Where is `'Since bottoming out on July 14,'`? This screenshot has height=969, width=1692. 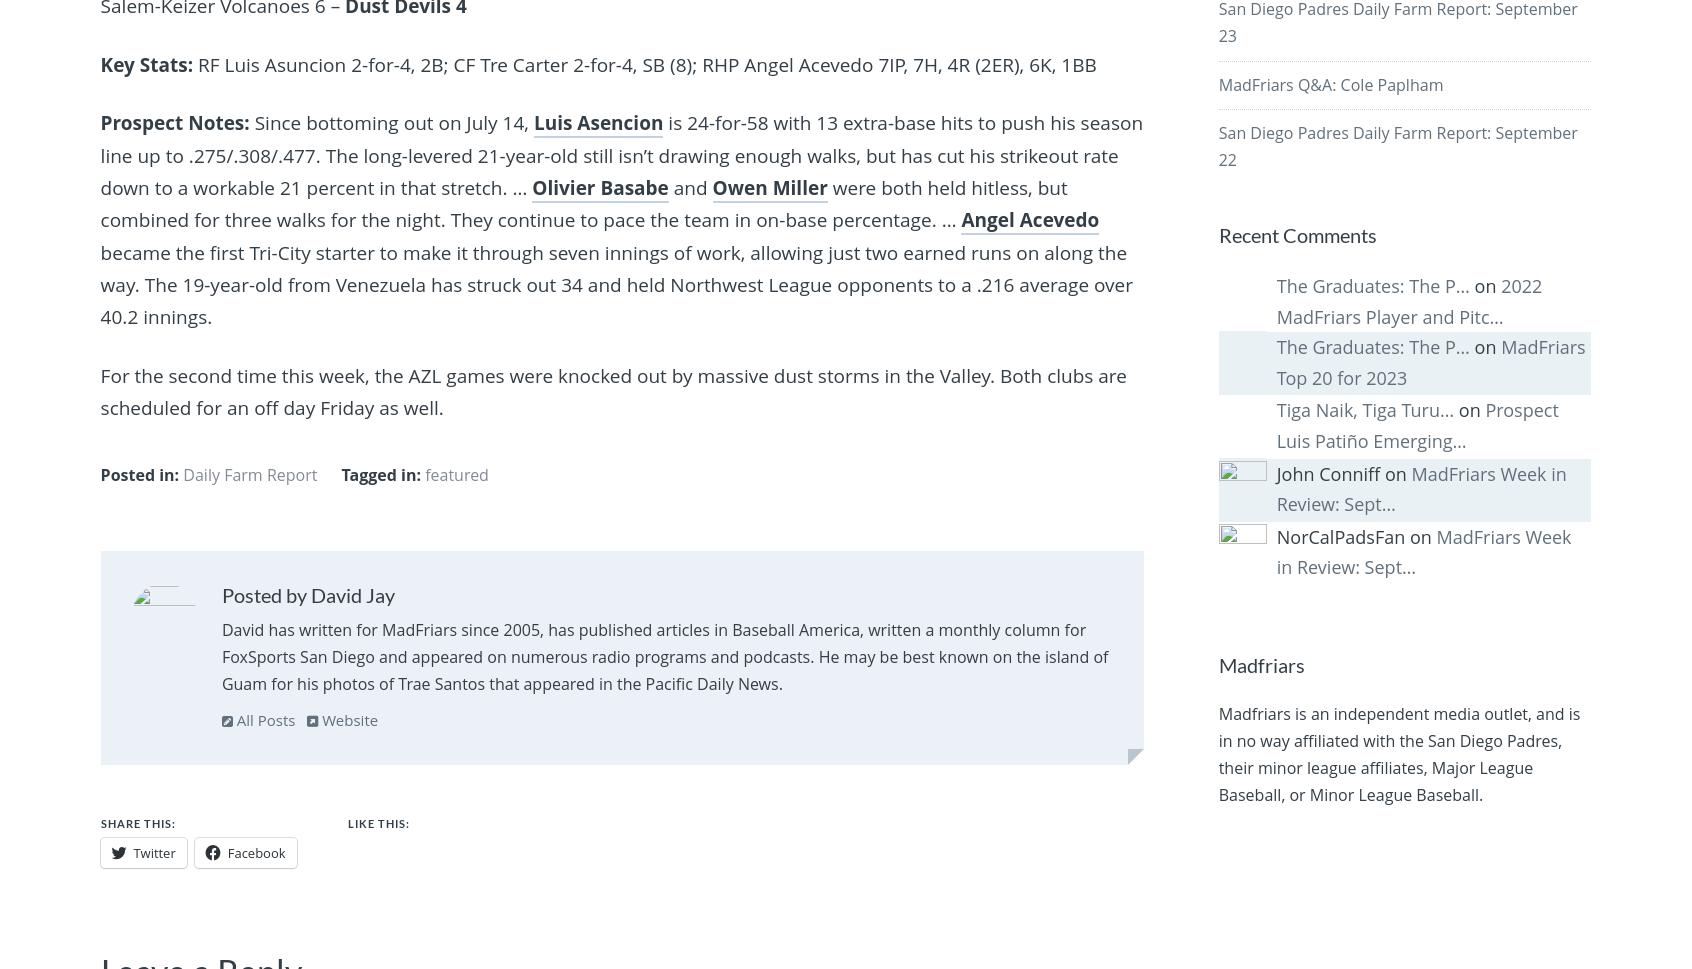 'Since bottoming out on July 14,' is located at coordinates (253, 122).